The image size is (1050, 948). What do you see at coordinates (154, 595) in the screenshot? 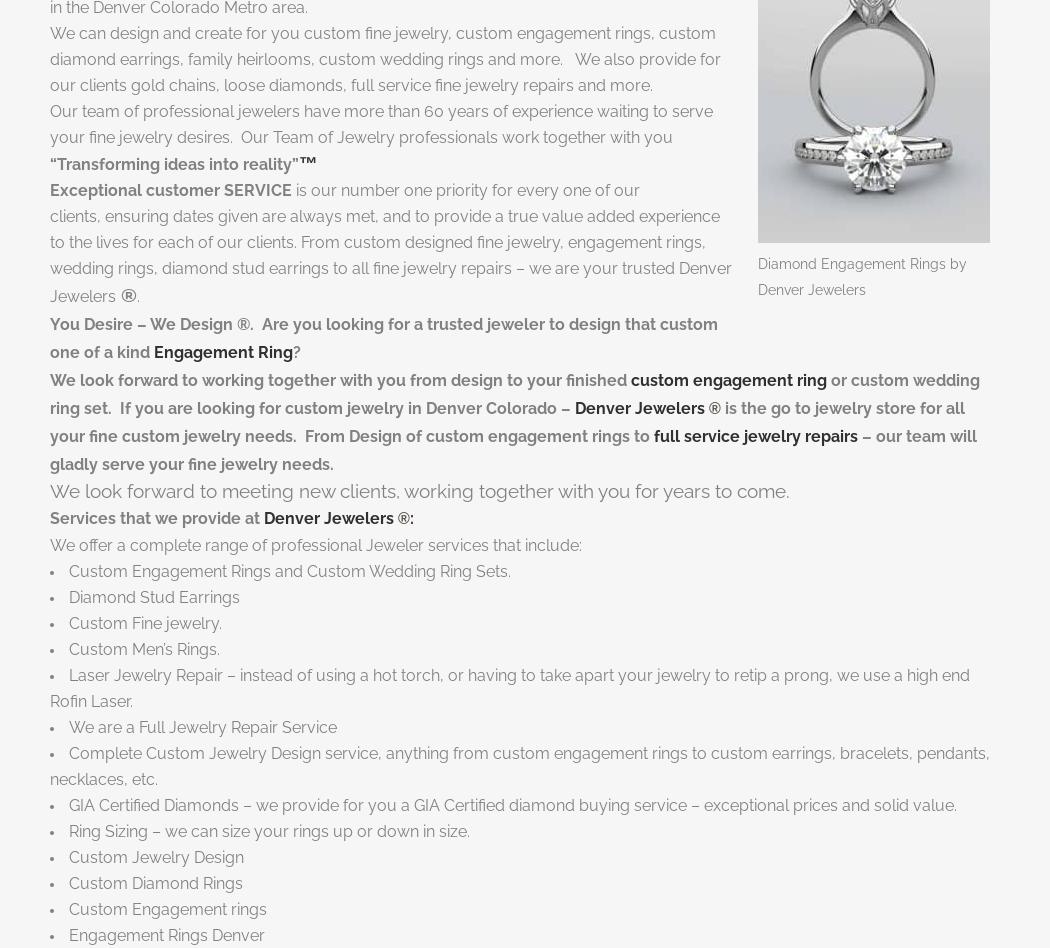
I see `'Diamond Stud Earrings'` at bounding box center [154, 595].